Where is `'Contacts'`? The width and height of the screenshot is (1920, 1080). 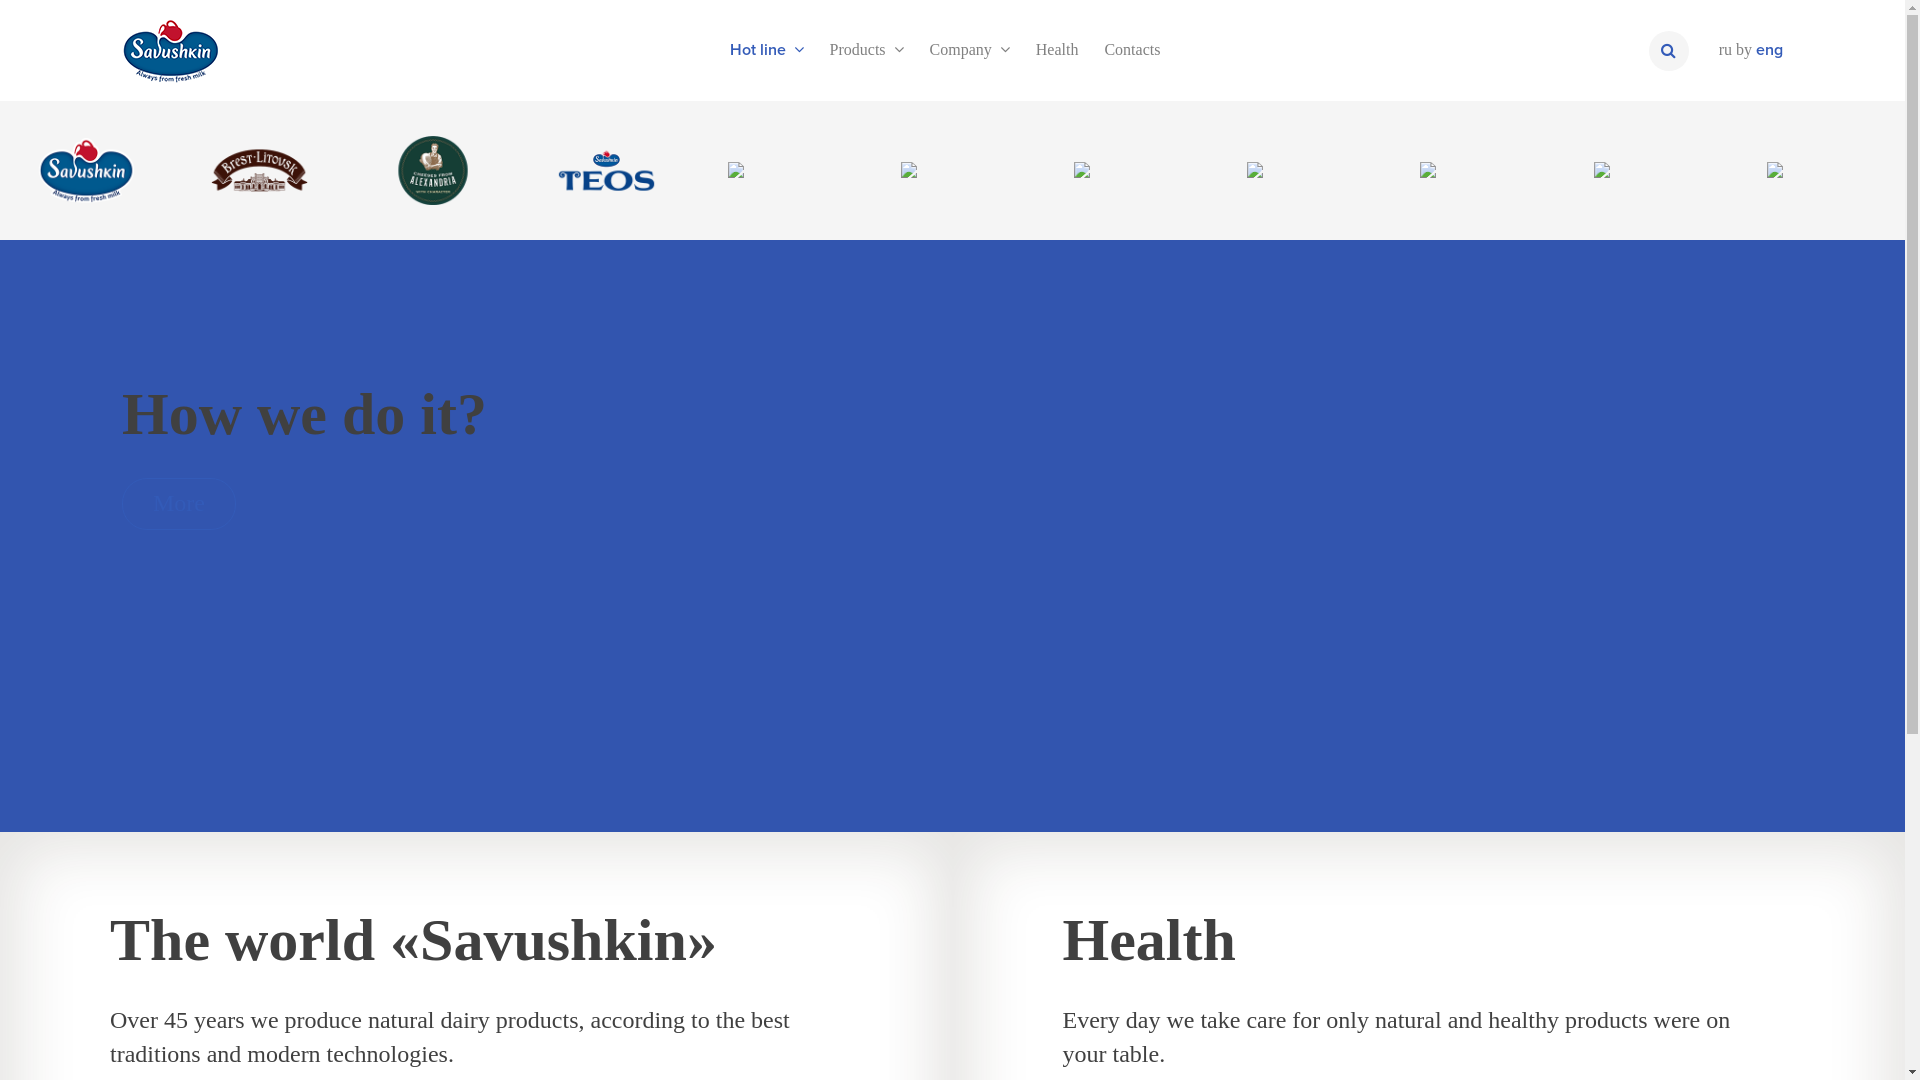 'Contacts' is located at coordinates (1132, 49).